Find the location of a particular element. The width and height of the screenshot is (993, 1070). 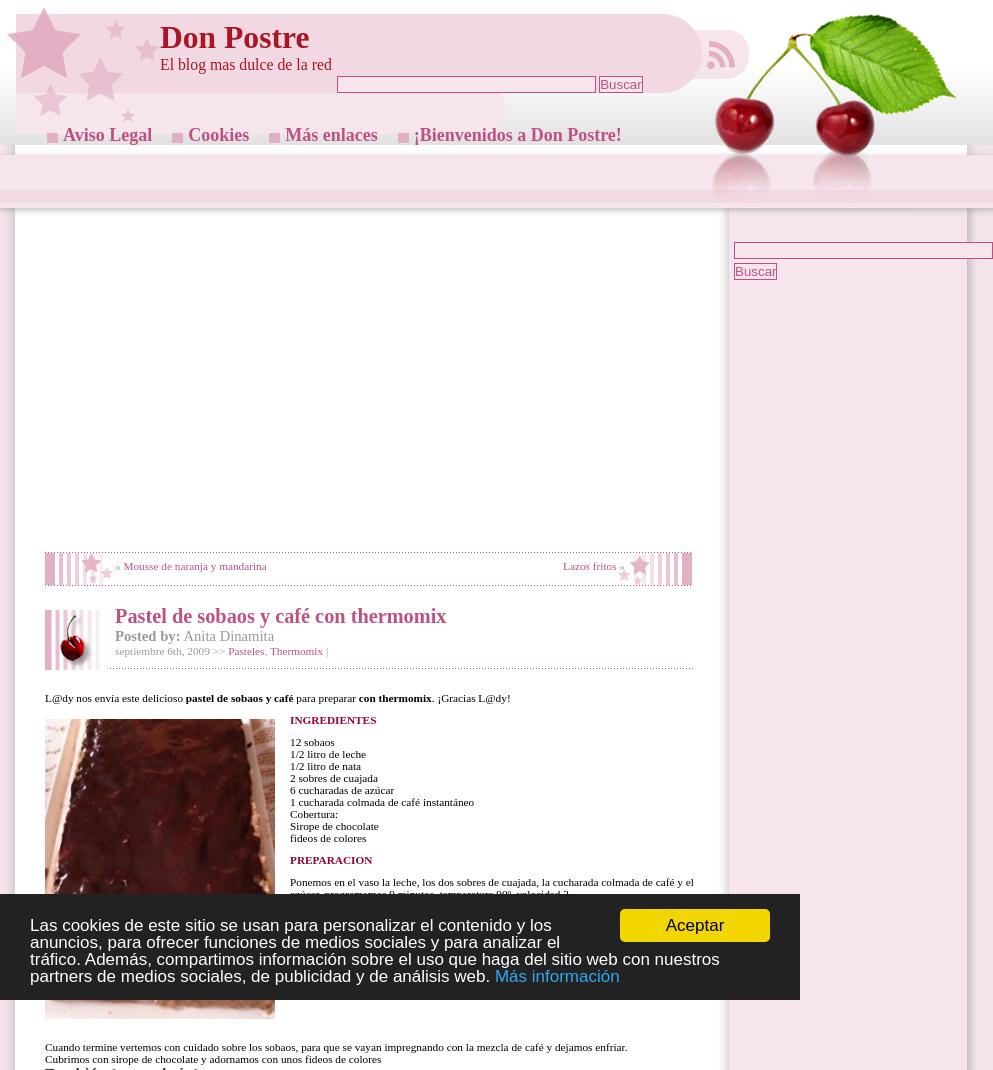

'Cobertura:' is located at coordinates (312, 813).